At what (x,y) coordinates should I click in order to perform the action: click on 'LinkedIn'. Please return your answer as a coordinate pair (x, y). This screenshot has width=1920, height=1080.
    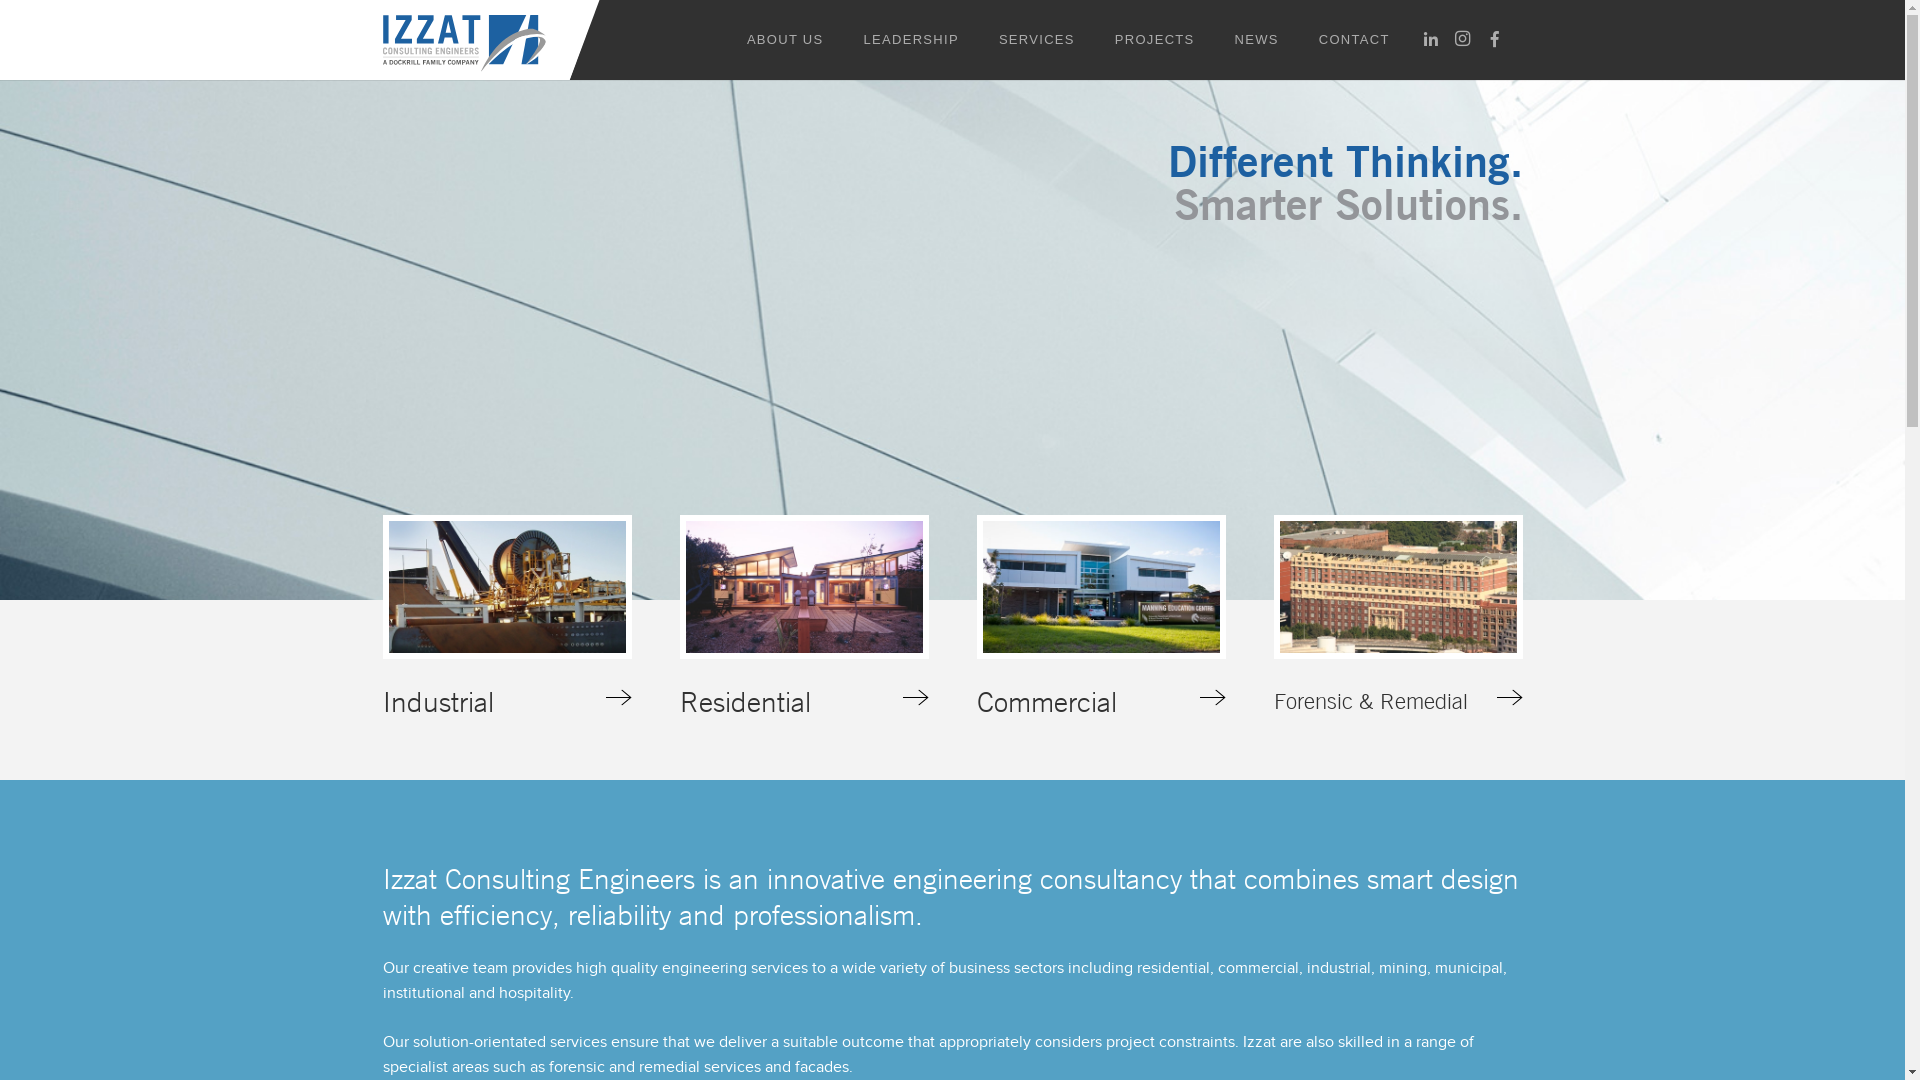
    Looking at the image, I should click on (1414, 38).